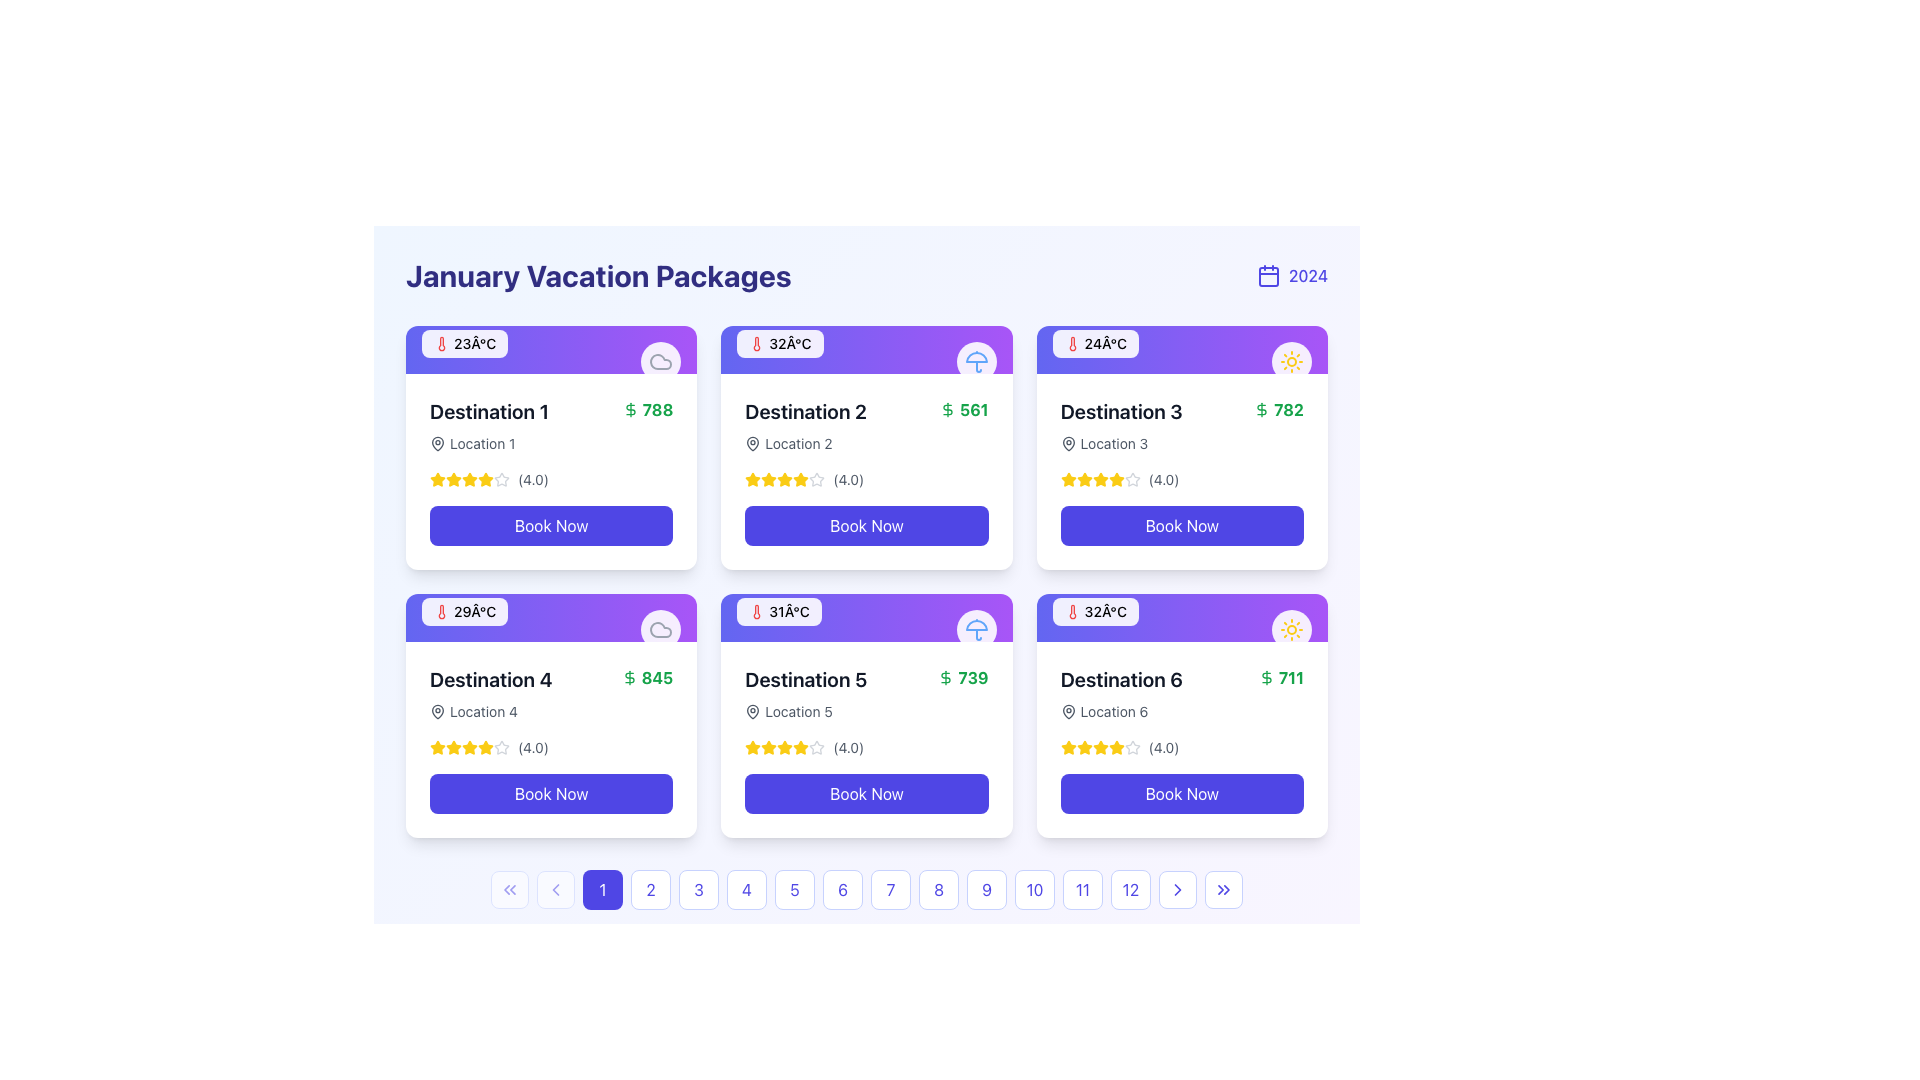 This screenshot has height=1080, width=1920. I want to click on the unfilled star icon, so click(502, 748).